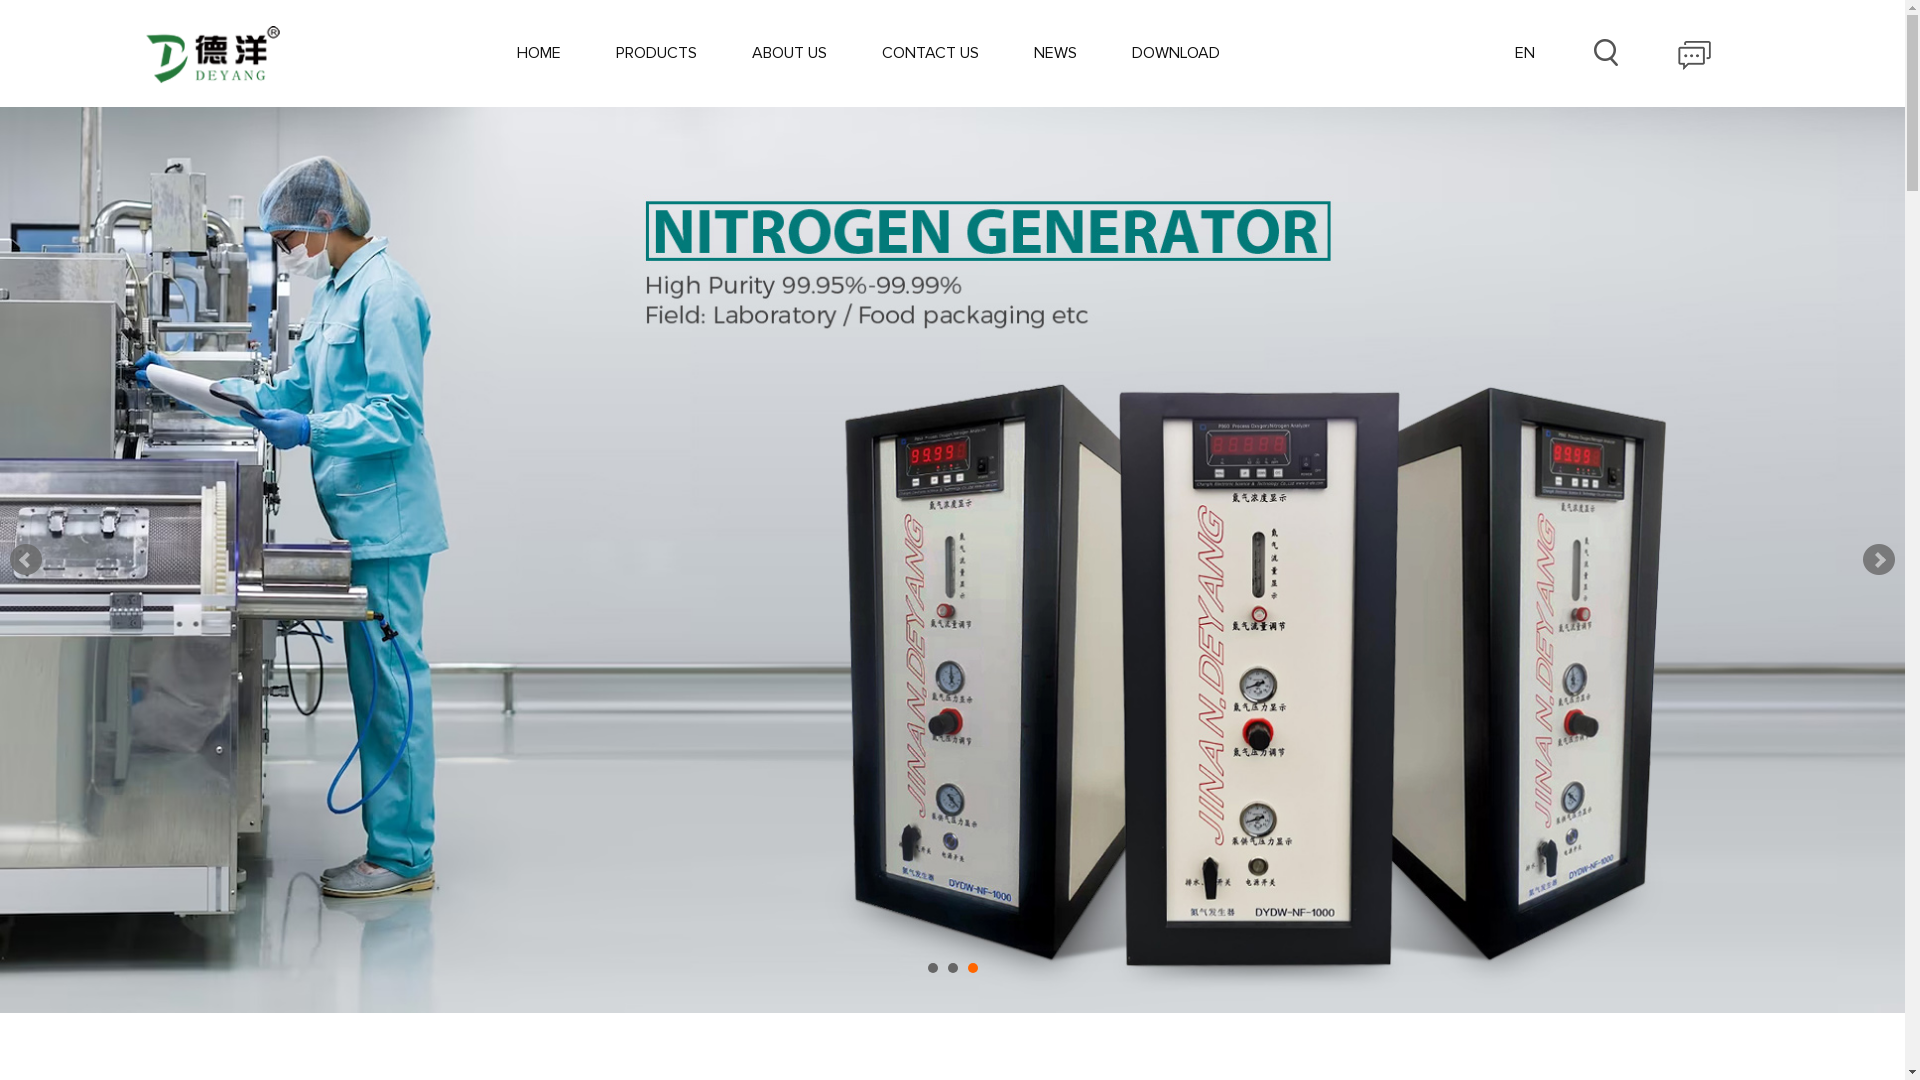  I want to click on 'CONTACT US', so click(929, 52).